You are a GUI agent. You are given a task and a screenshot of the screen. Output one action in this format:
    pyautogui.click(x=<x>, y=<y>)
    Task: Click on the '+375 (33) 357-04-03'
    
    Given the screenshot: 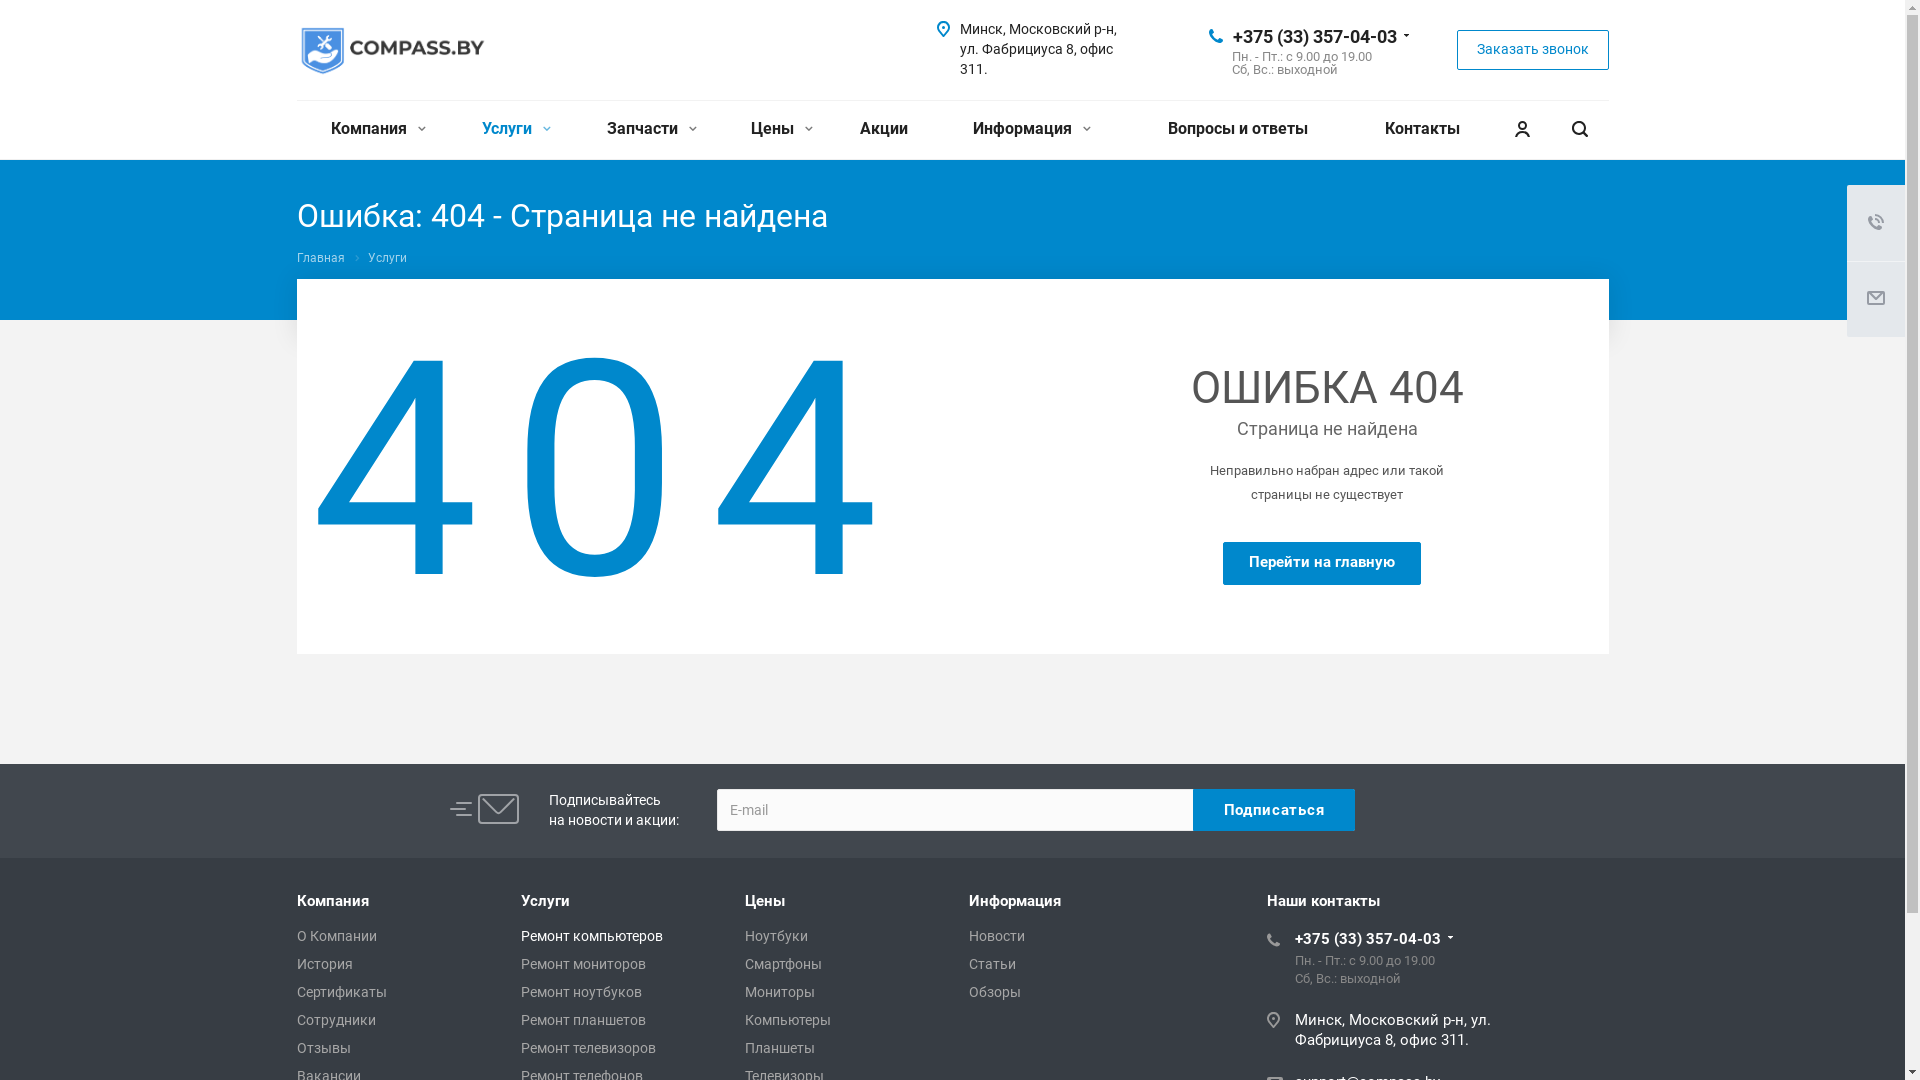 What is the action you would take?
    pyautogui.click(x=1367, y=938)
    